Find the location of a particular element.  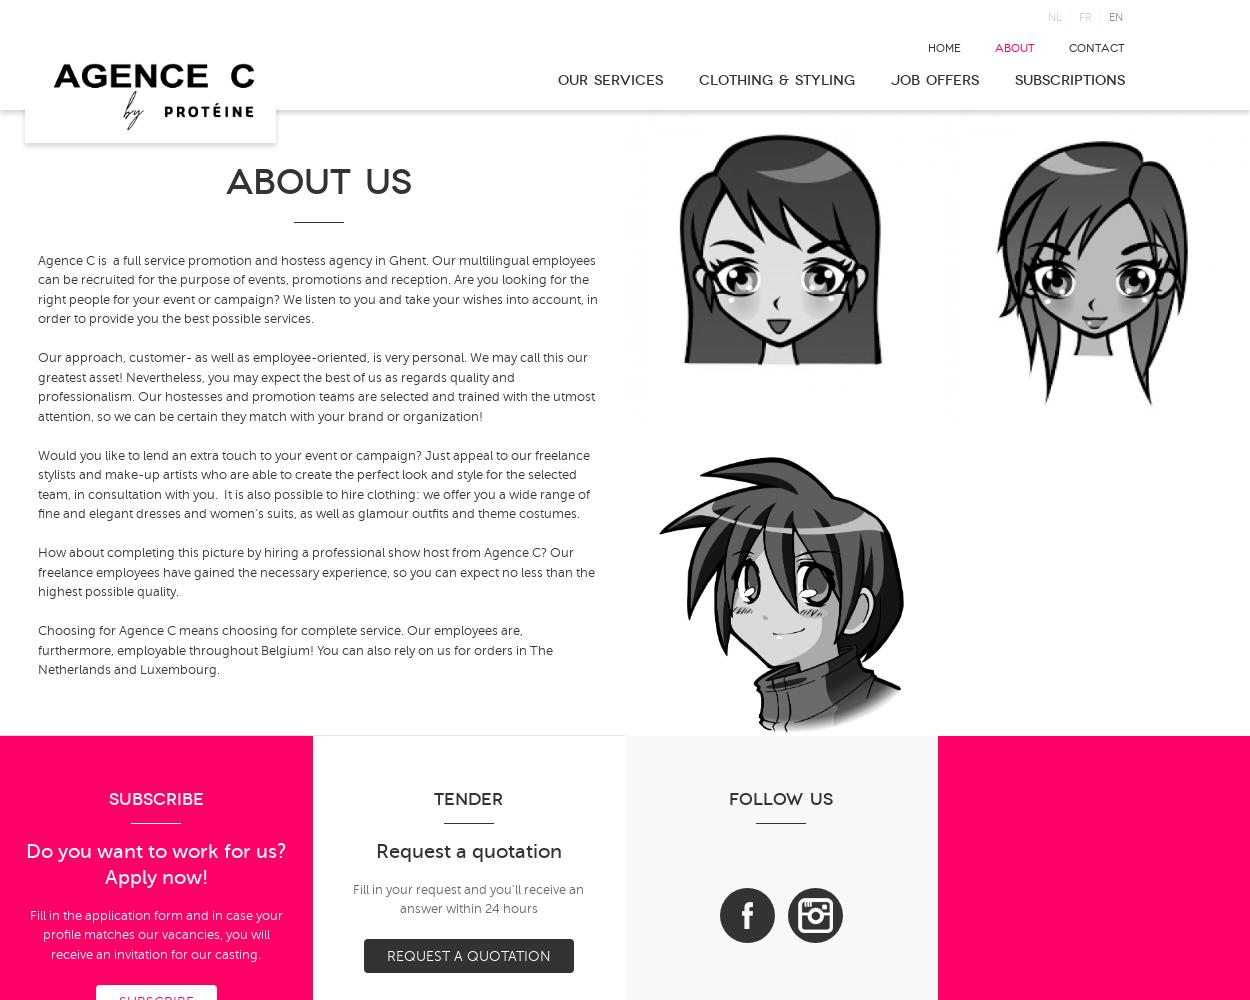

'Choosing for Agence C means choosing for complete service. Our employees are, furthermore, employable throughout Belgium! You can also rely on us for orders in The Netherlands and Luxembourg.' is located at coordinates (294, 650).